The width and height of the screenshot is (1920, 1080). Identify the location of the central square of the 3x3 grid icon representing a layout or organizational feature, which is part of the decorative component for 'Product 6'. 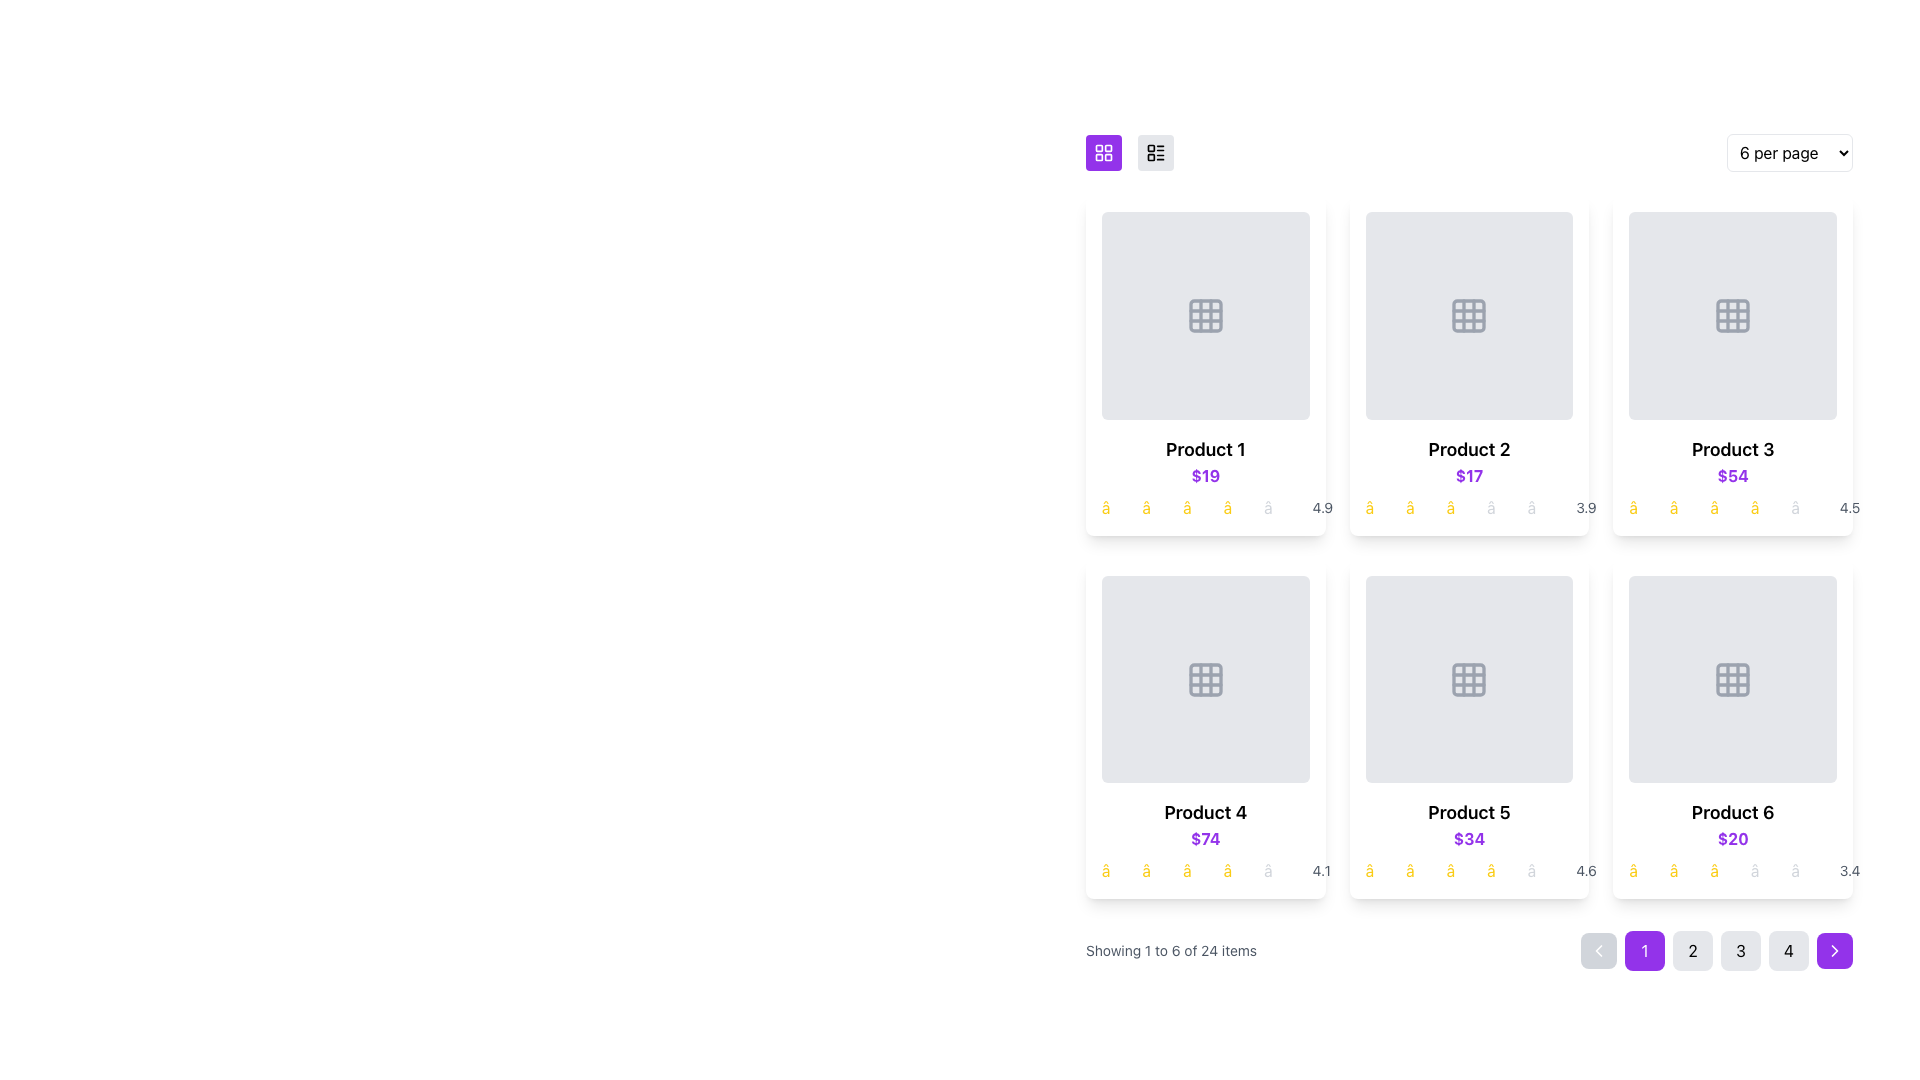
(1732, 678).